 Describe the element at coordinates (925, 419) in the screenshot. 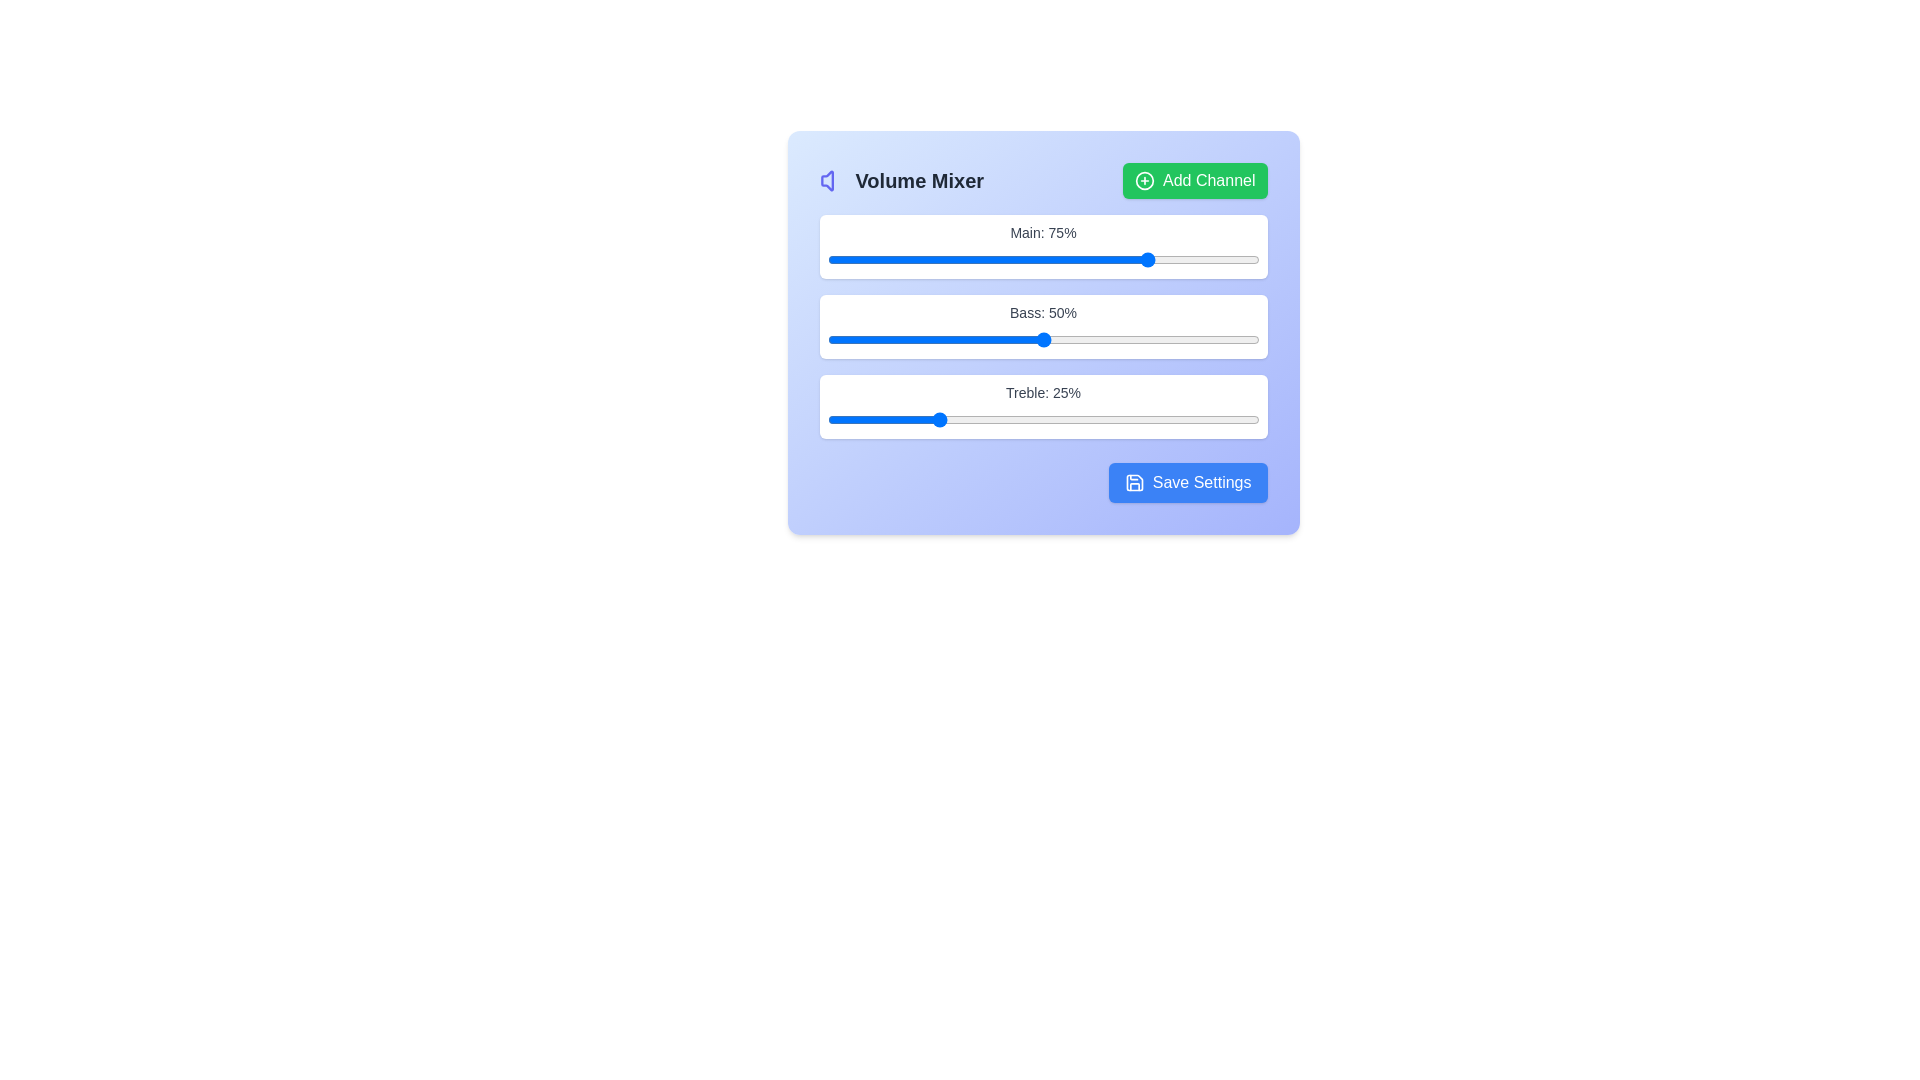

I see `treble` at that location.